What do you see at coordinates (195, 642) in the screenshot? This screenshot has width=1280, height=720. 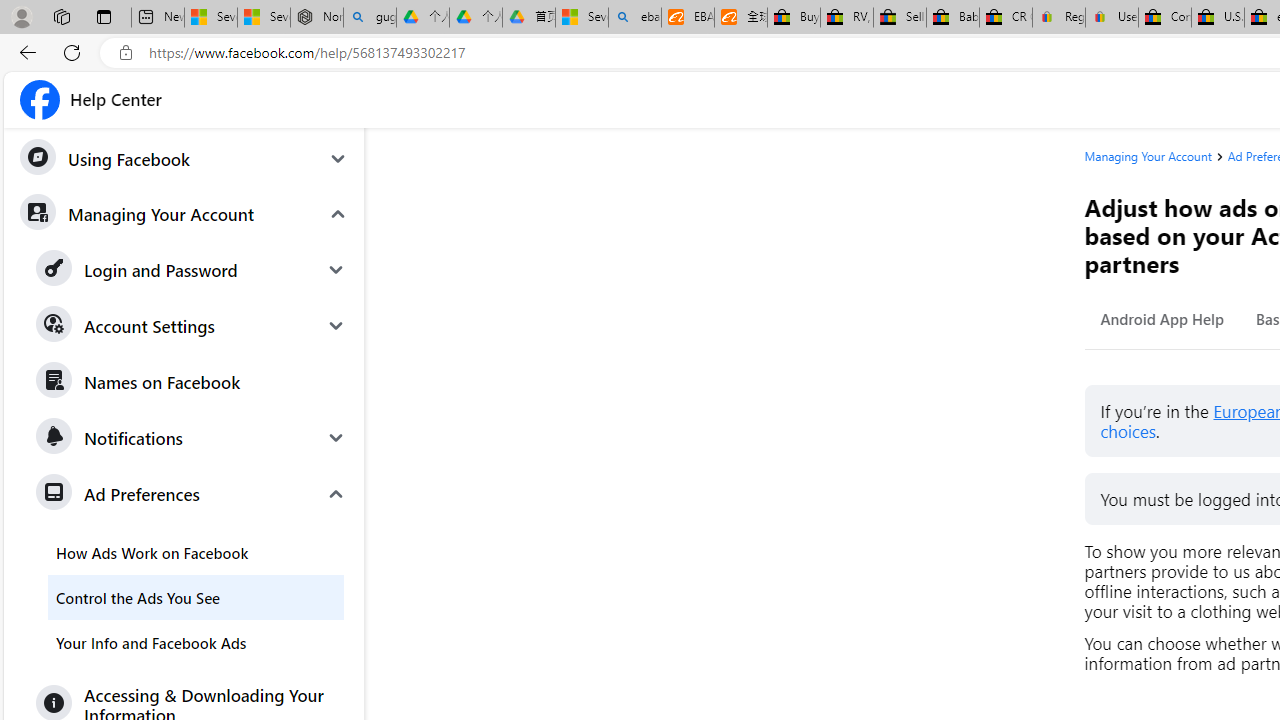 I see `'Your Info and Facebook Ads'` at bounding box center [195, 642].